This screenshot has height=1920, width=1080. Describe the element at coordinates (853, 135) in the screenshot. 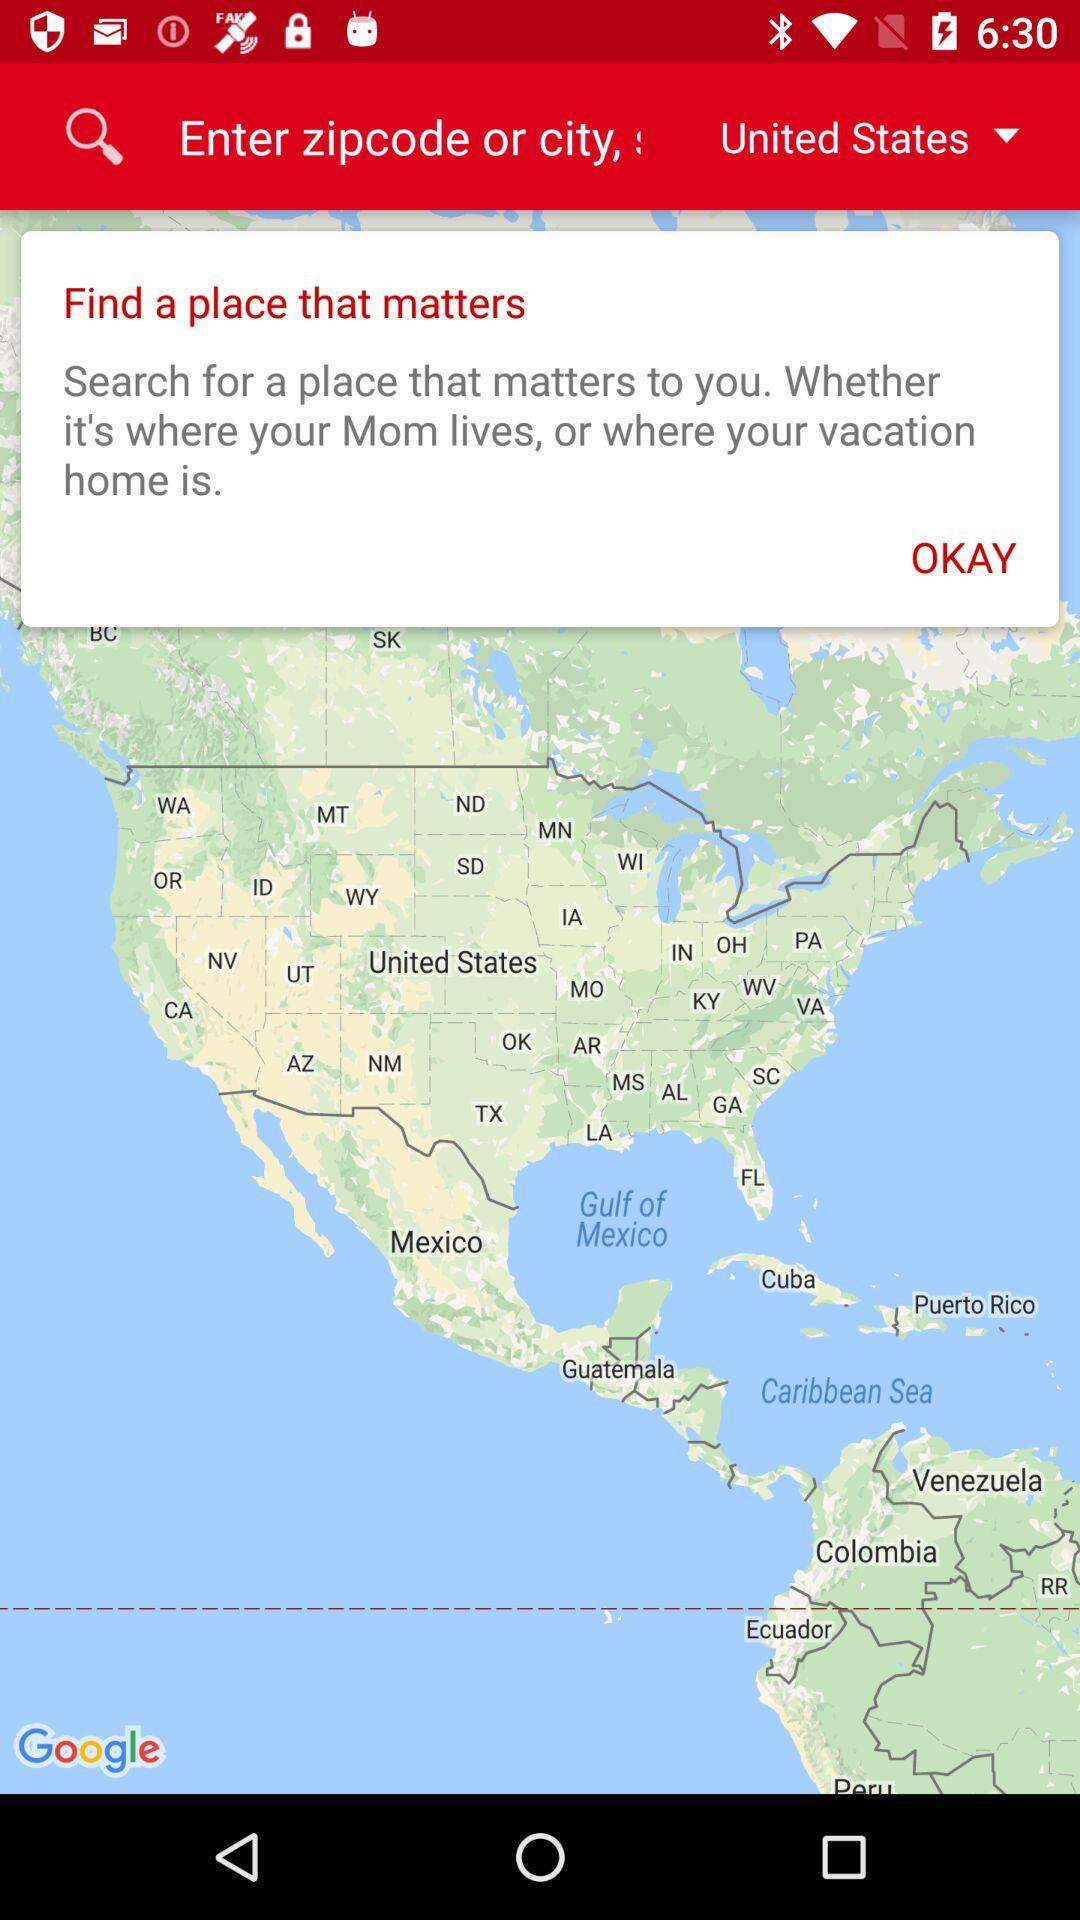

I see `the icon at the top right corner` at that location.